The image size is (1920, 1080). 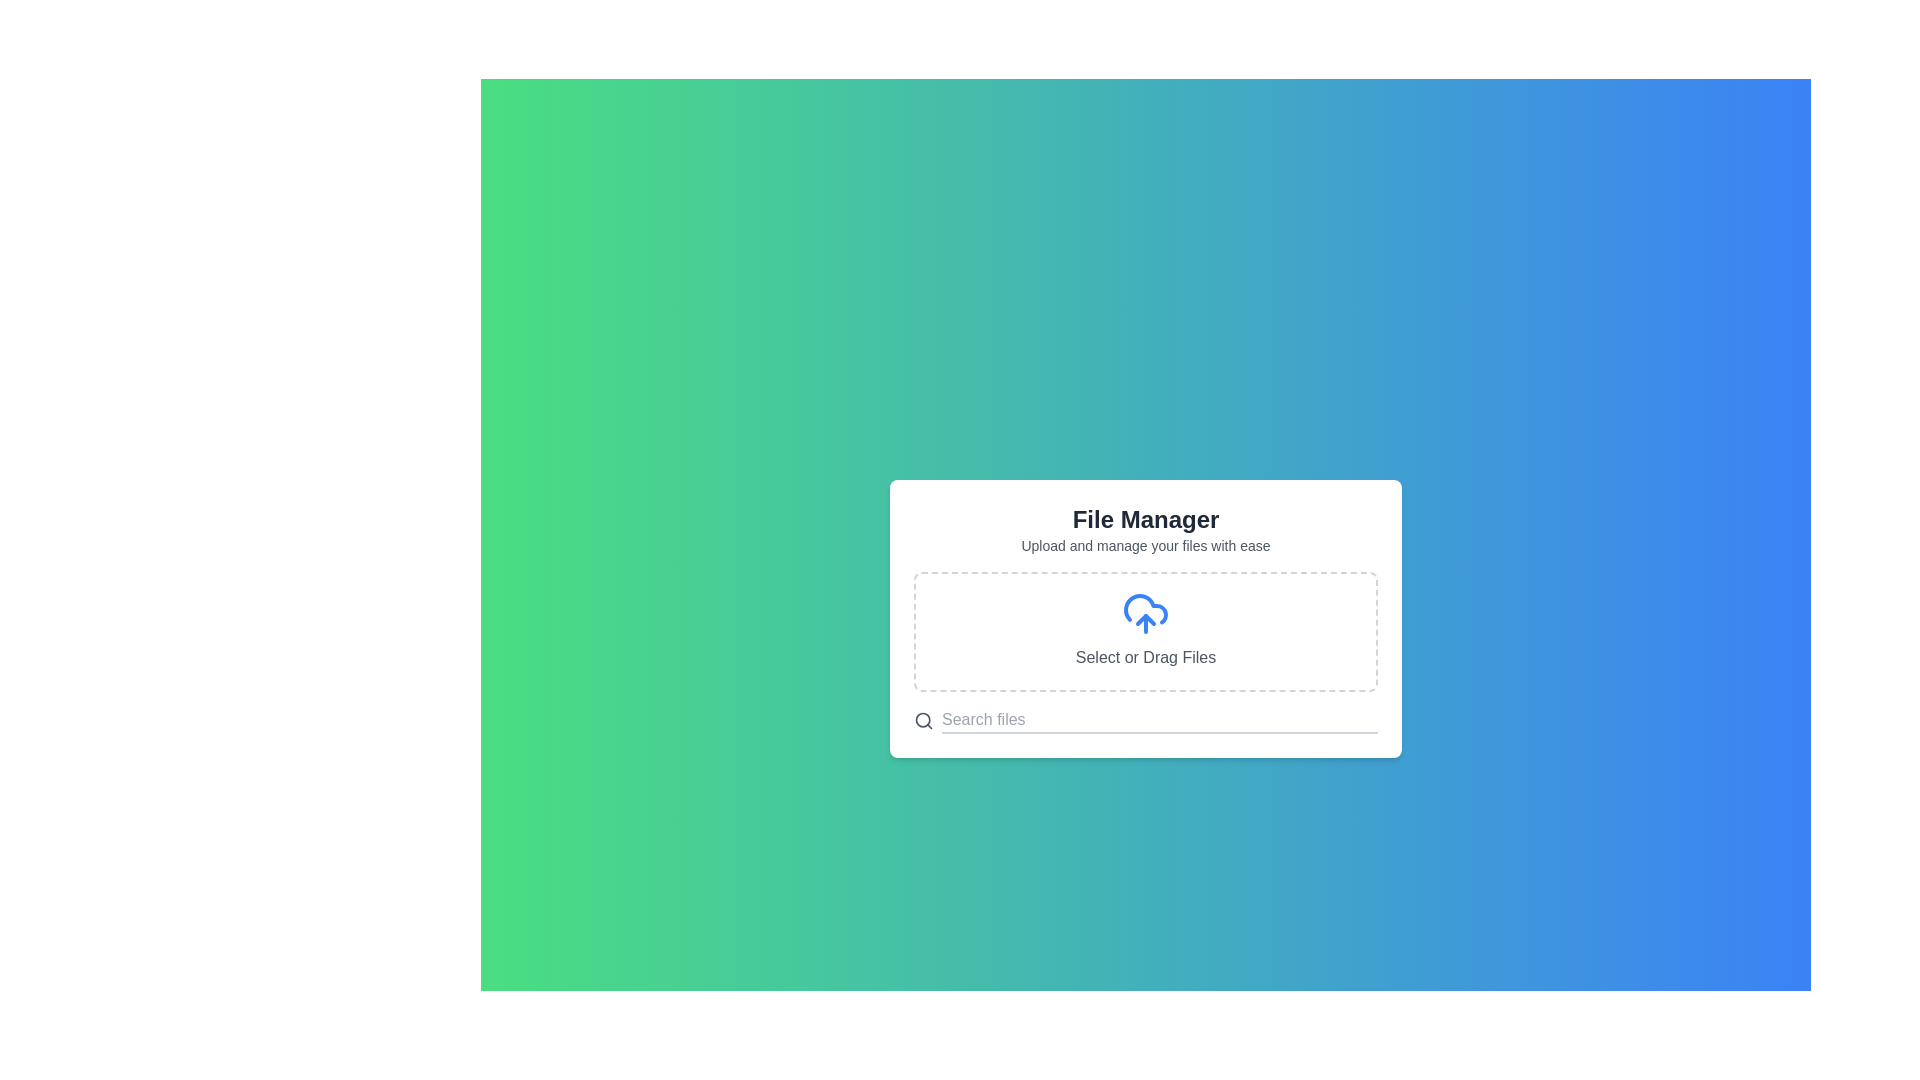 I want to click on files into the upload icon located in the 'Select or Drag Files' section, which is centered above the text 'Select or Drag Files', so click(x=1146, y=612).